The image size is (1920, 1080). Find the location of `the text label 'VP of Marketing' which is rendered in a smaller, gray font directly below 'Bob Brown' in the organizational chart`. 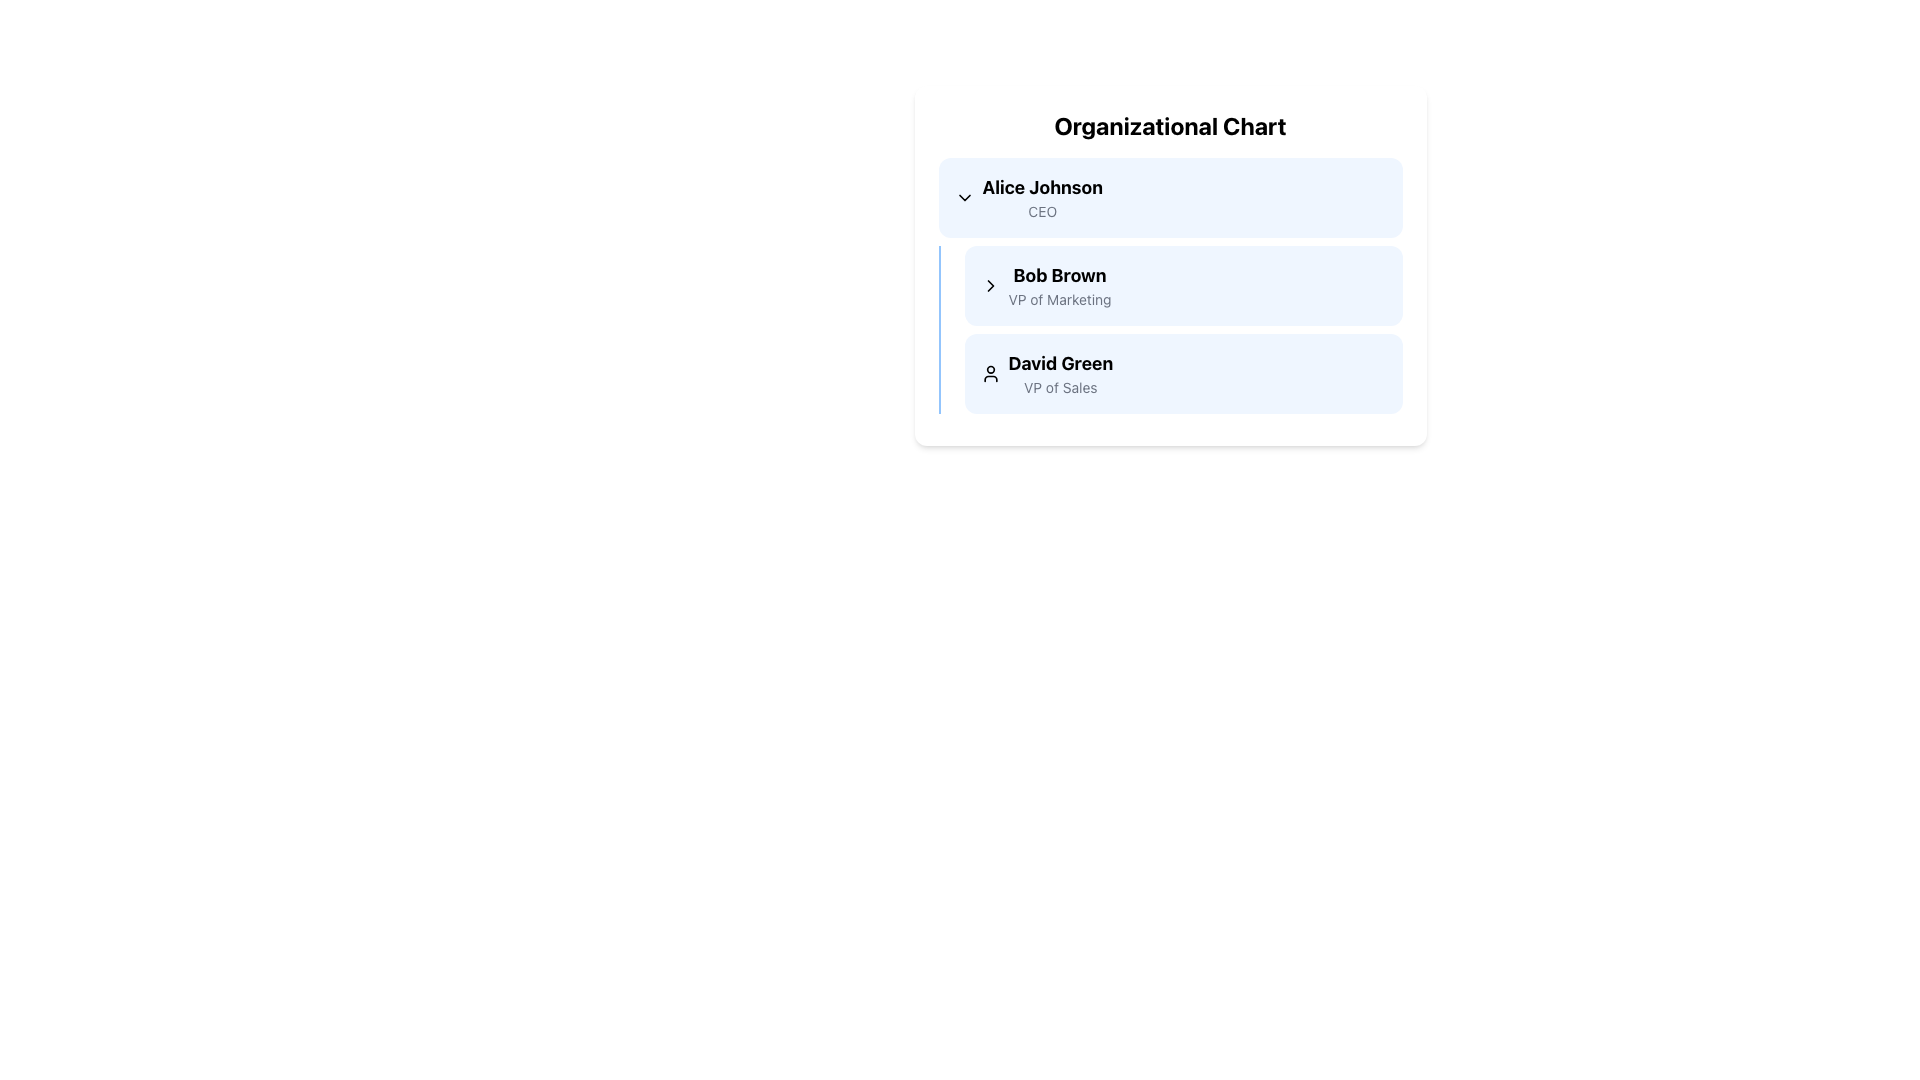

the text label 'VP of Marketing' which is rendered in a smaller, gray font directly below 'Bob Brown' in the organizational chart is located at coordinates (1059, 300).